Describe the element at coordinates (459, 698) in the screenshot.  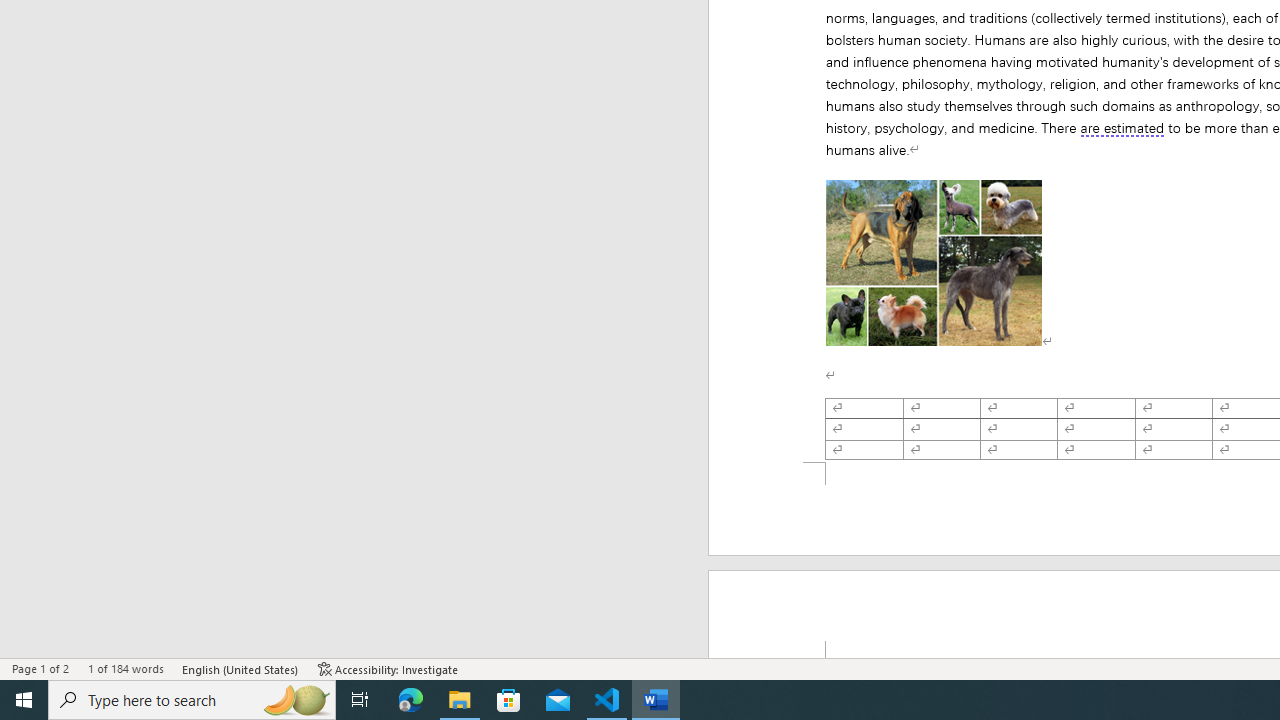
I see `'File Explorer - 1 running window'` at that location.